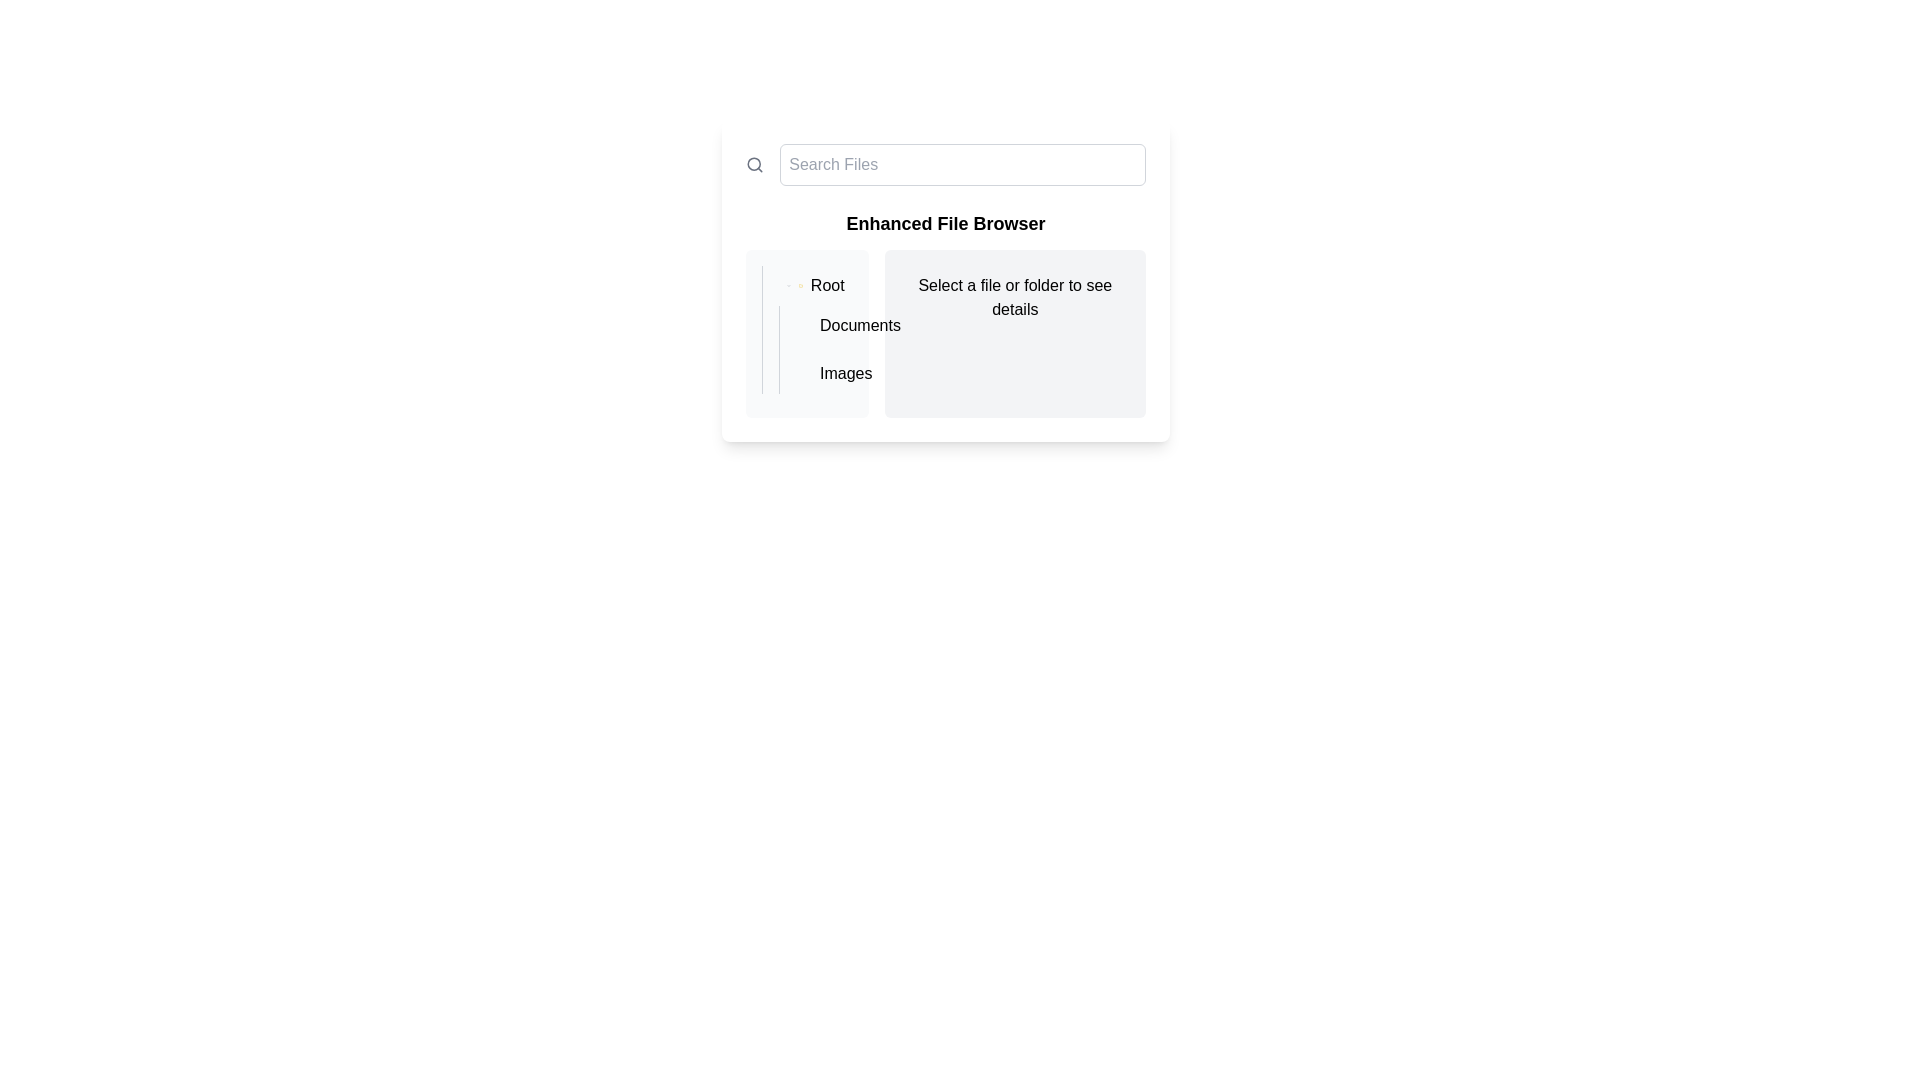  I want to click on the 'Documents' text label located under the 'Root' node in the tree navigation structure, so click(815, 329).